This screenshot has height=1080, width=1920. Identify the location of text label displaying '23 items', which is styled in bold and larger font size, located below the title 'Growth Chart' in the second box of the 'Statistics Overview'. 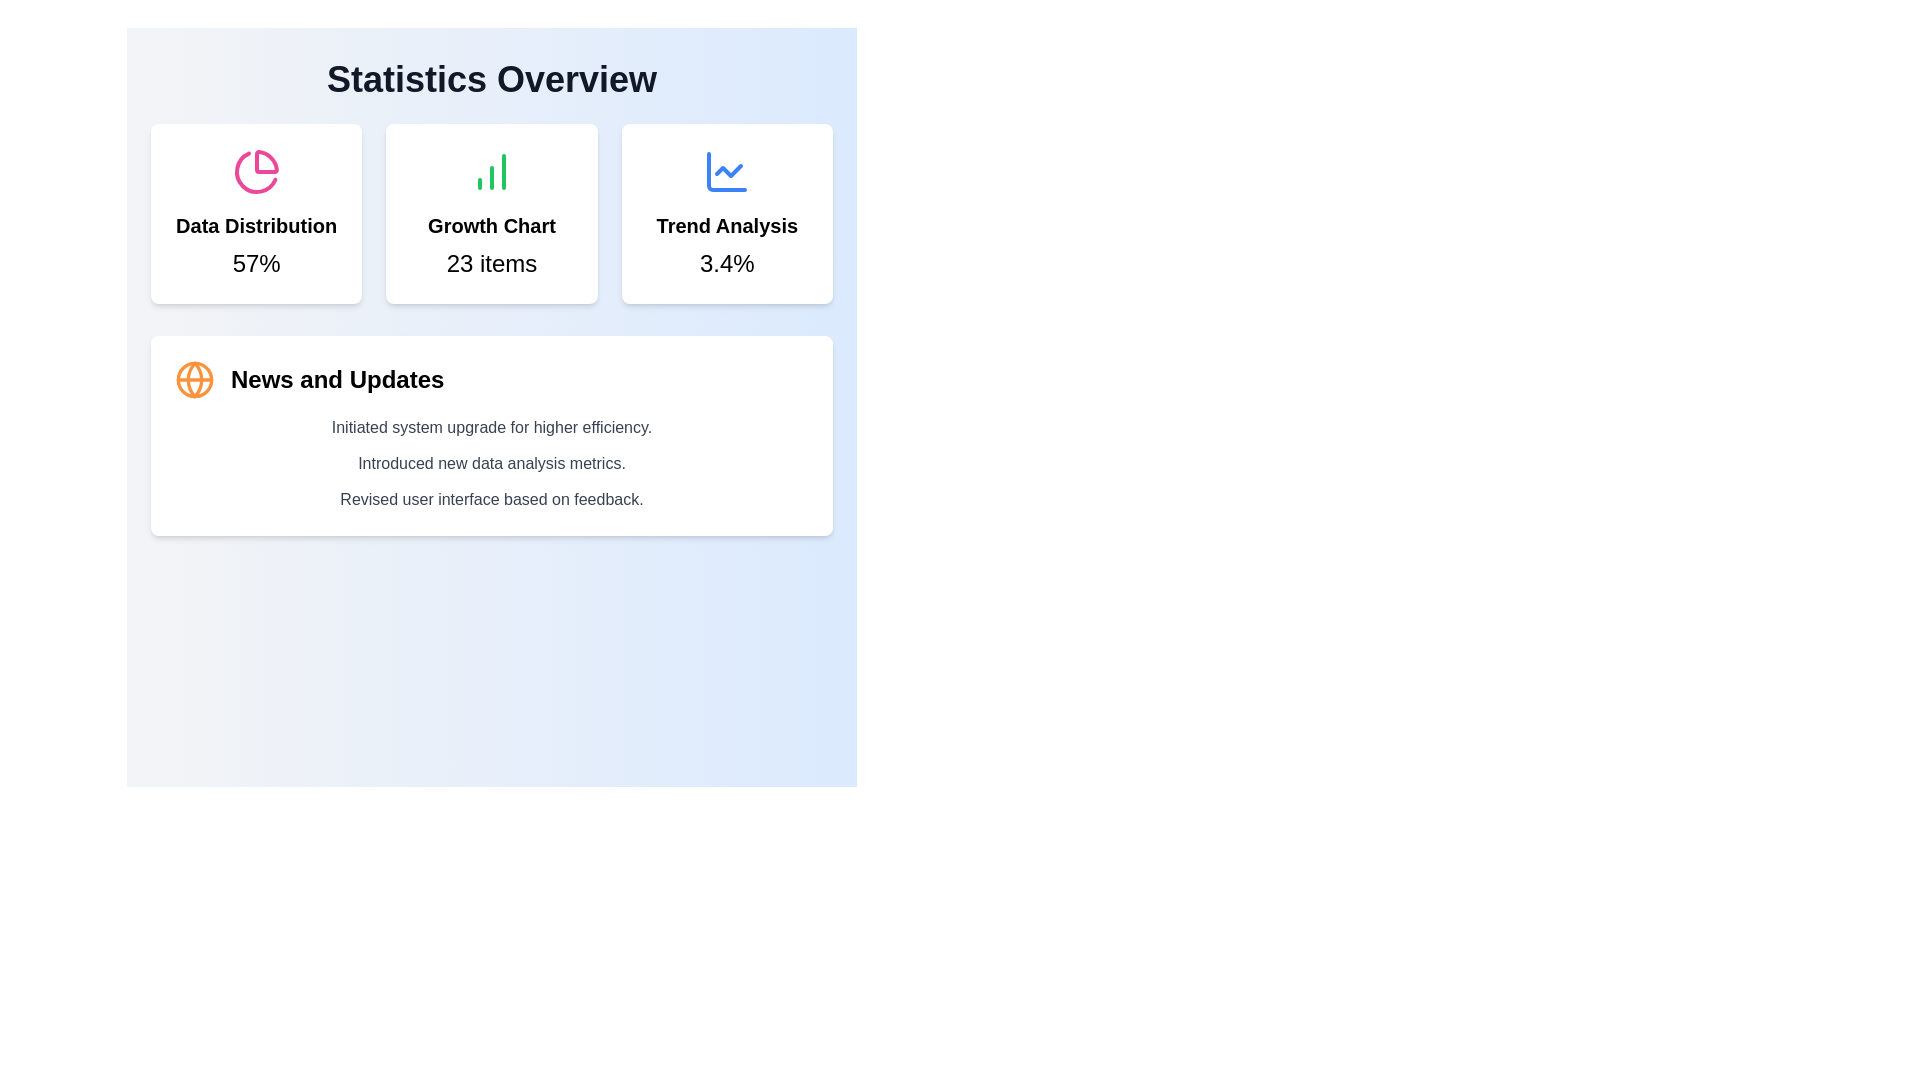
(491, 262).